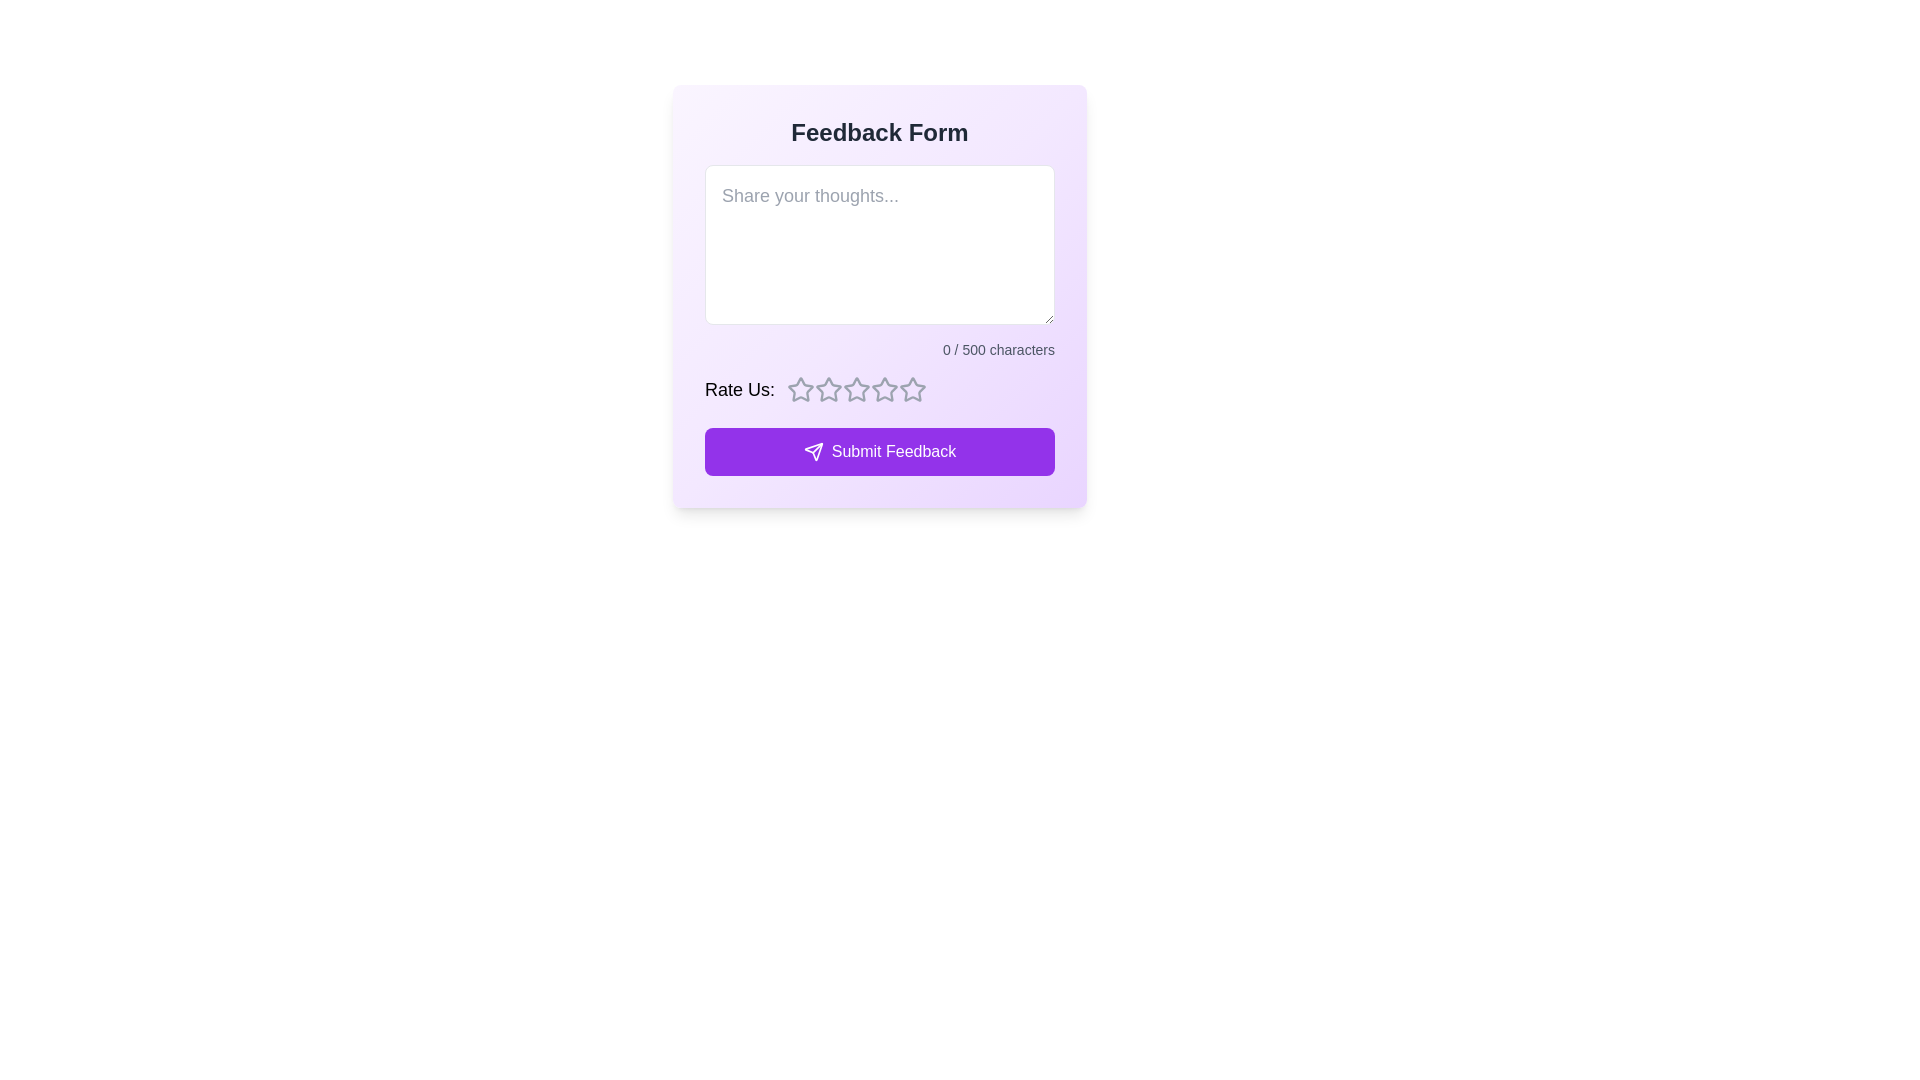  Describe the element at coordinates (801, 389) in the screenshot. I see `the first star icon in the 5-star rating system below the 'Rate Us:' label` at that location.